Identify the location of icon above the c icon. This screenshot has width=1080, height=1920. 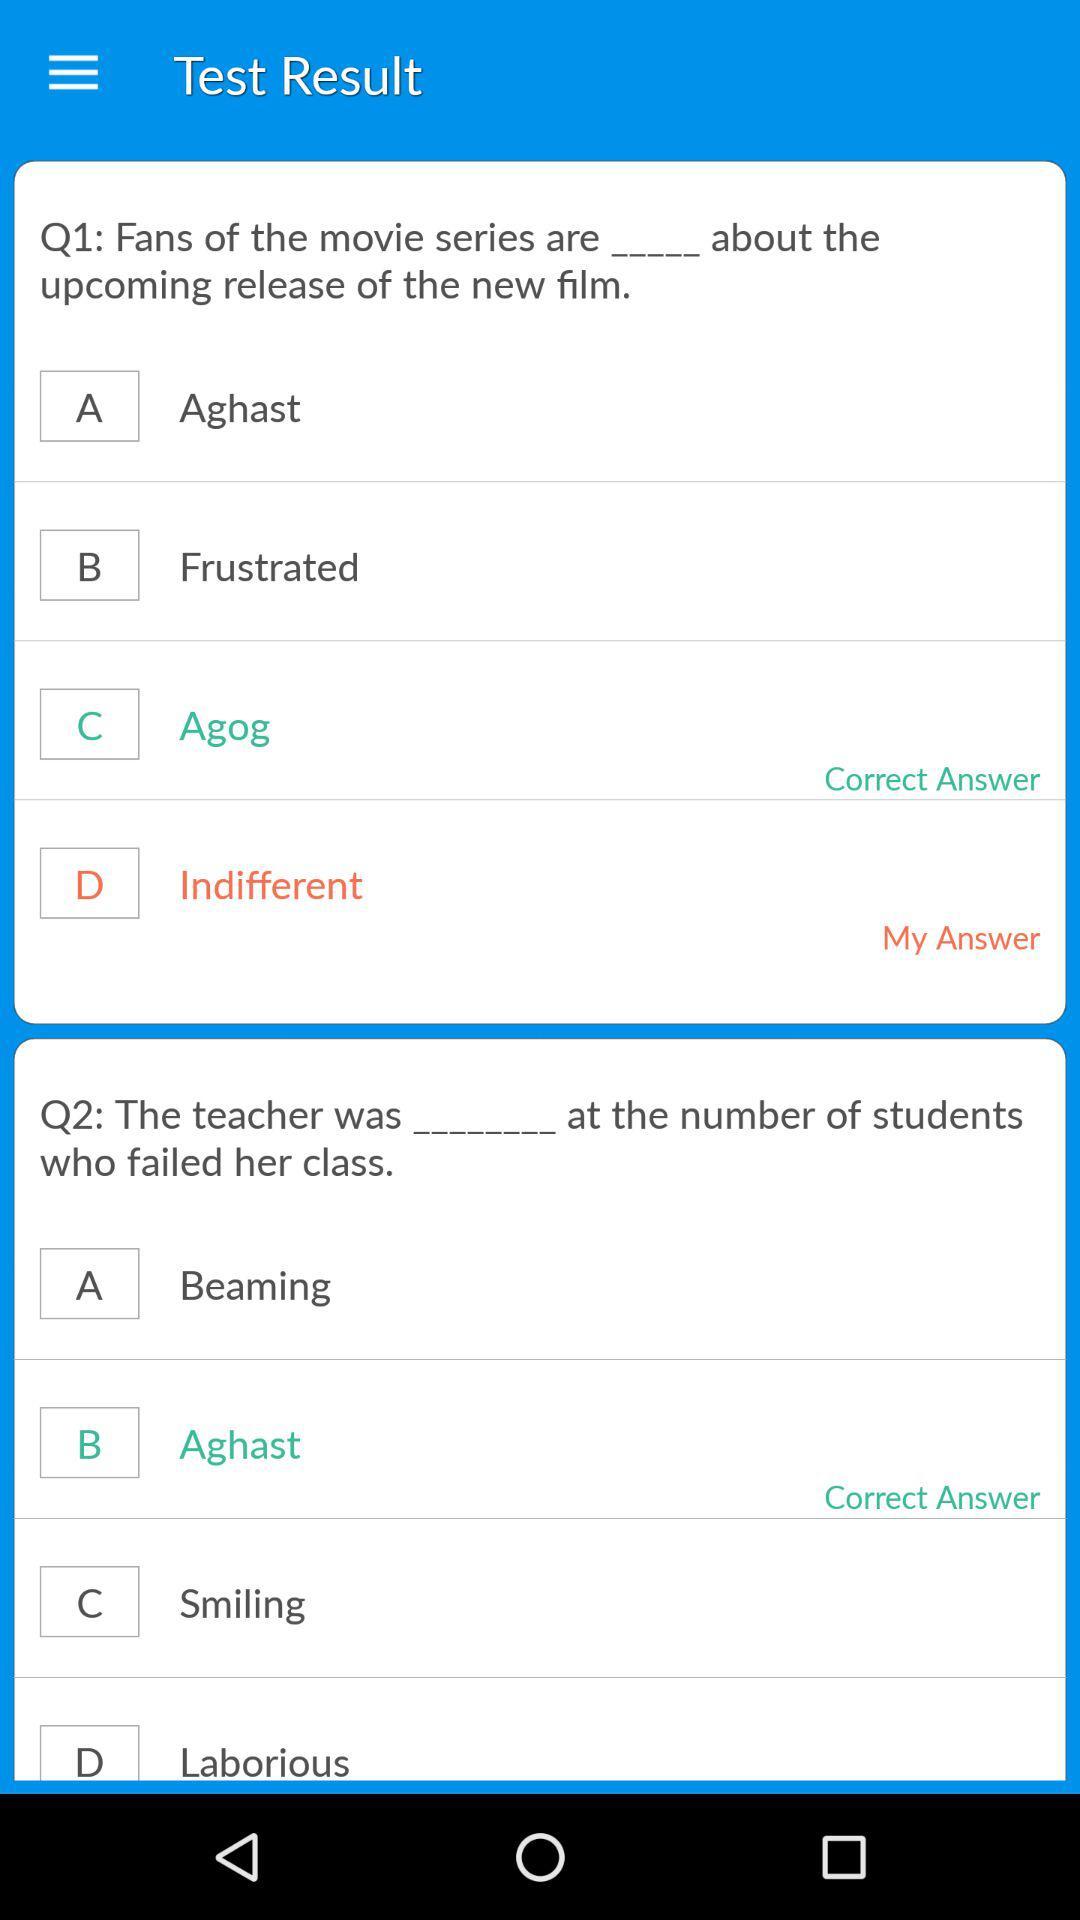
(540, 1518).